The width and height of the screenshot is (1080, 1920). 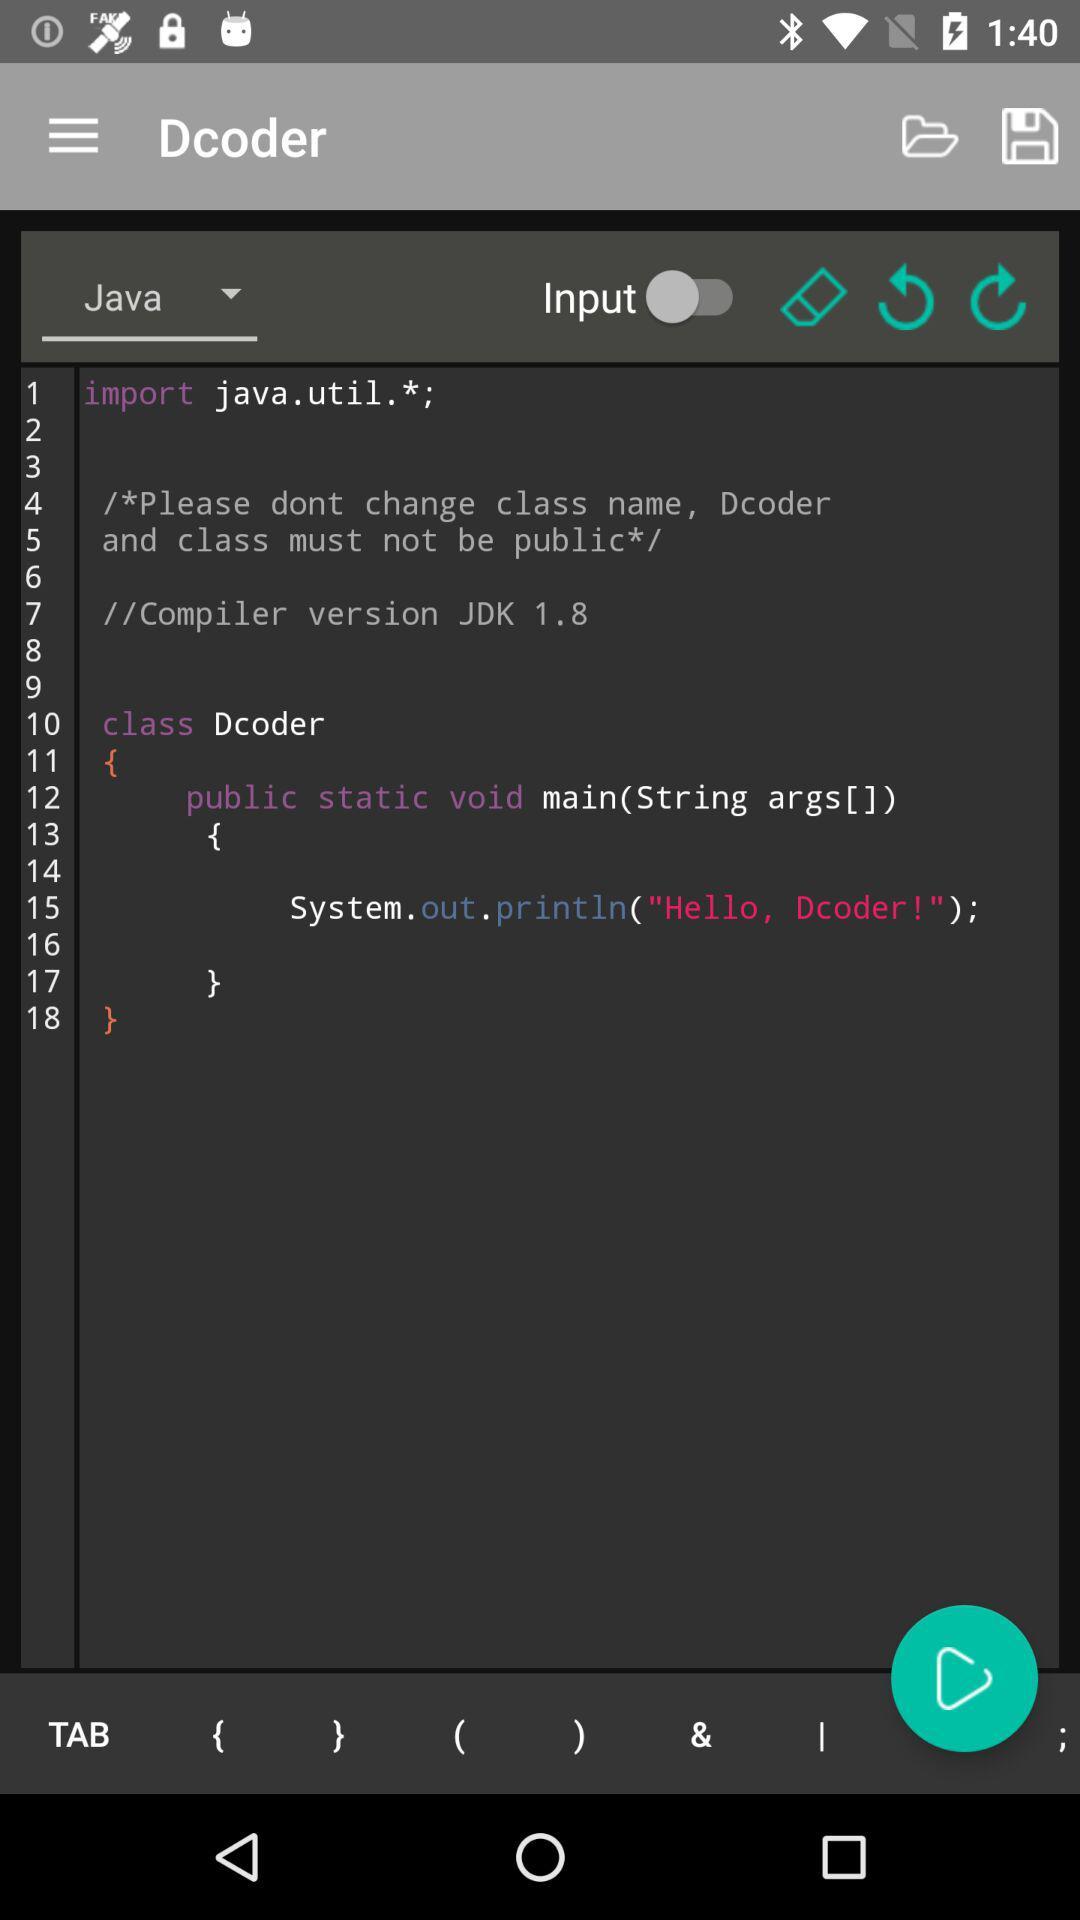 What do you see at coordinates (72, 135) in the screenshot?
I see `the icon next to the dcoder app` at bounding box center [72, 135].